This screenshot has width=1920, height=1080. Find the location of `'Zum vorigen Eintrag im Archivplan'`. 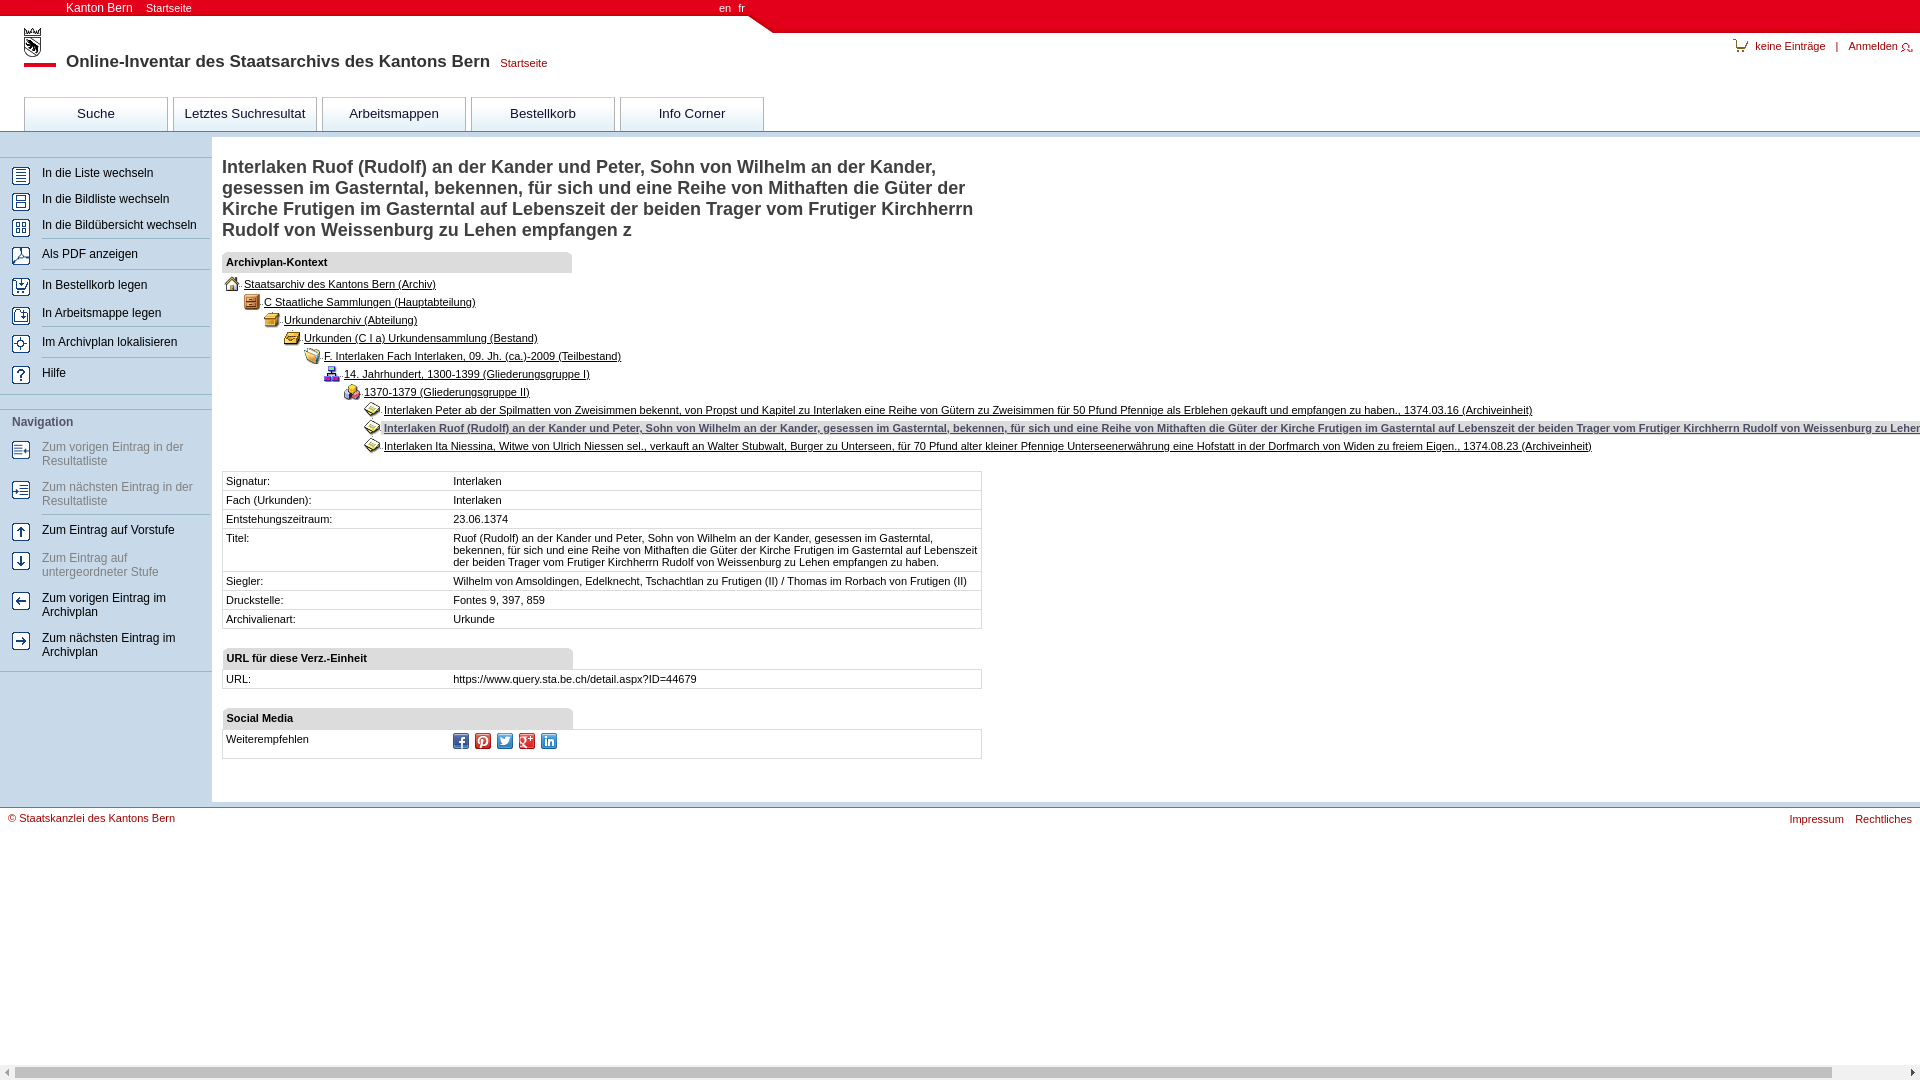

'Zum vorigen Eintrag im Archivplan' is located at coordinates (103, 604).